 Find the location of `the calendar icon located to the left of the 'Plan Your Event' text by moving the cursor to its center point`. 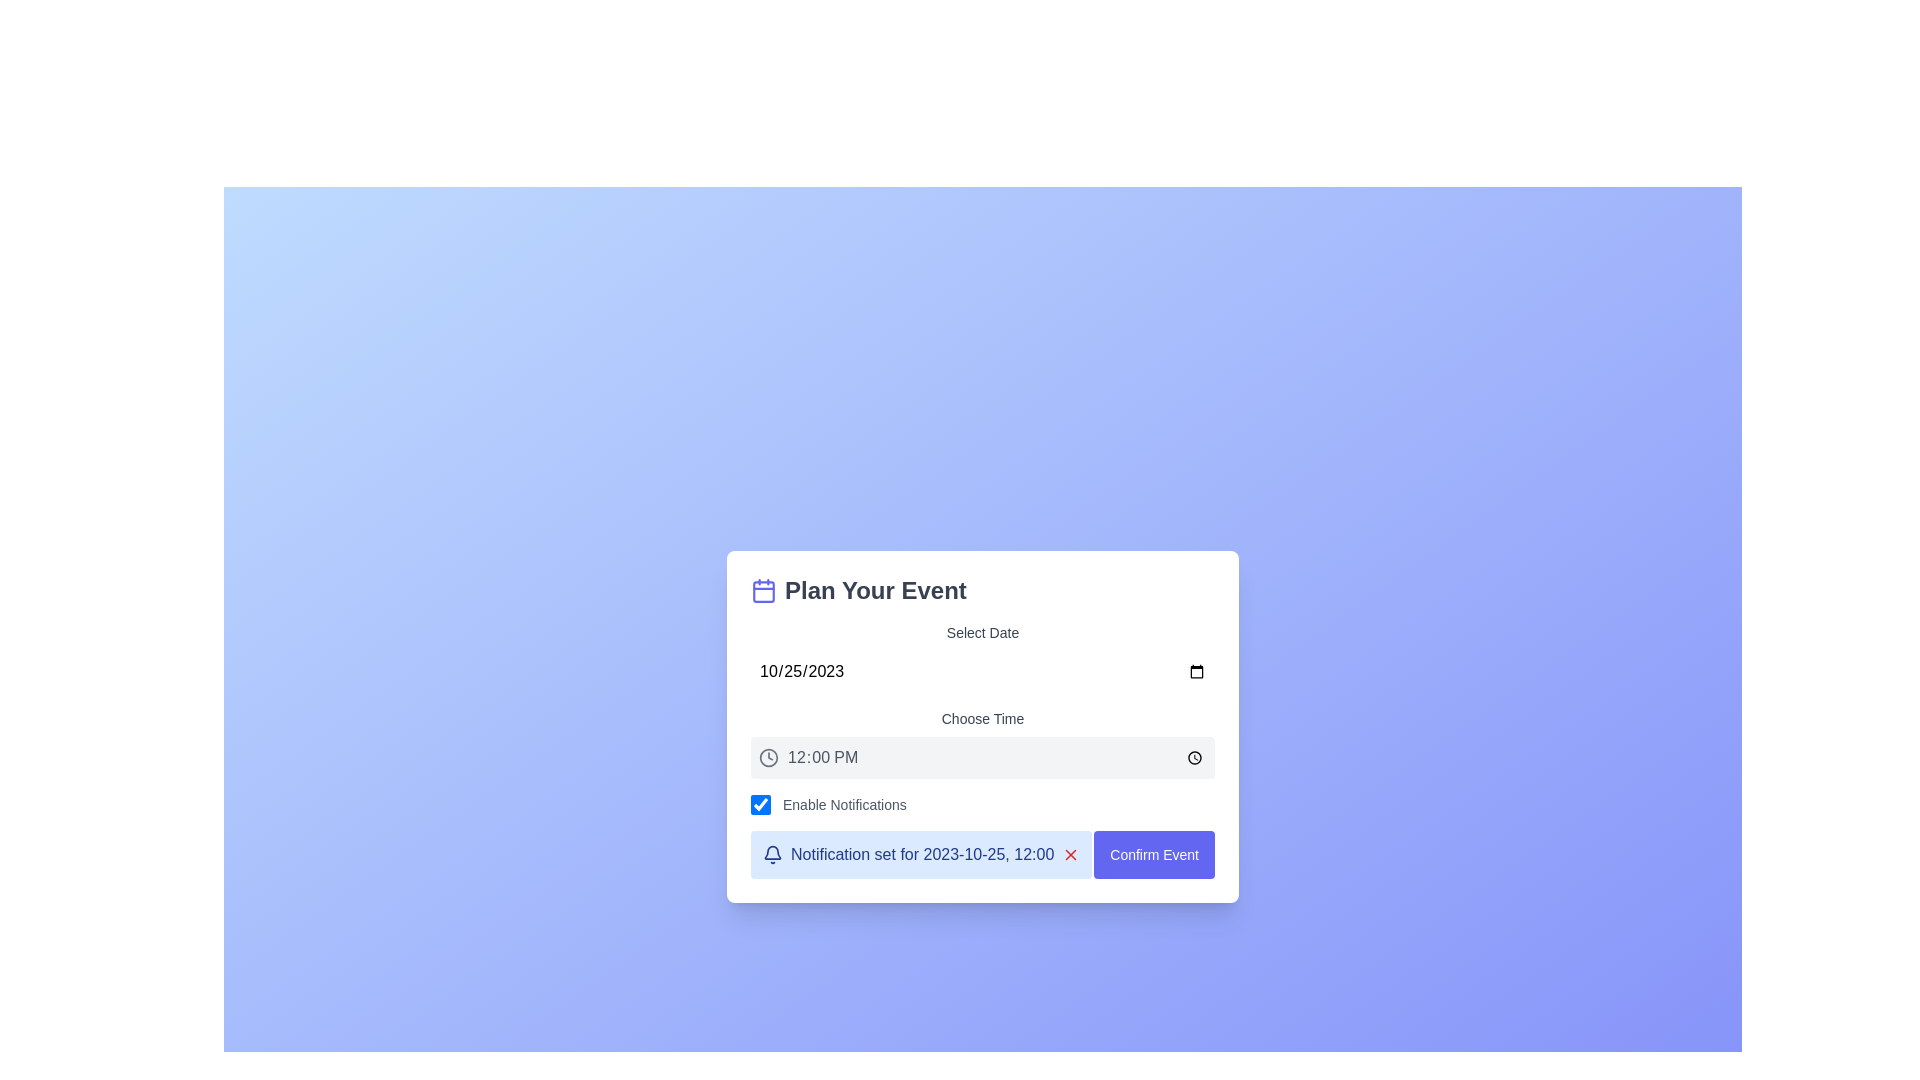

the calendar icon located to the left of the 'Plan Your Event' text by moving the cursor to its center point is located at coordinates (762, 589).